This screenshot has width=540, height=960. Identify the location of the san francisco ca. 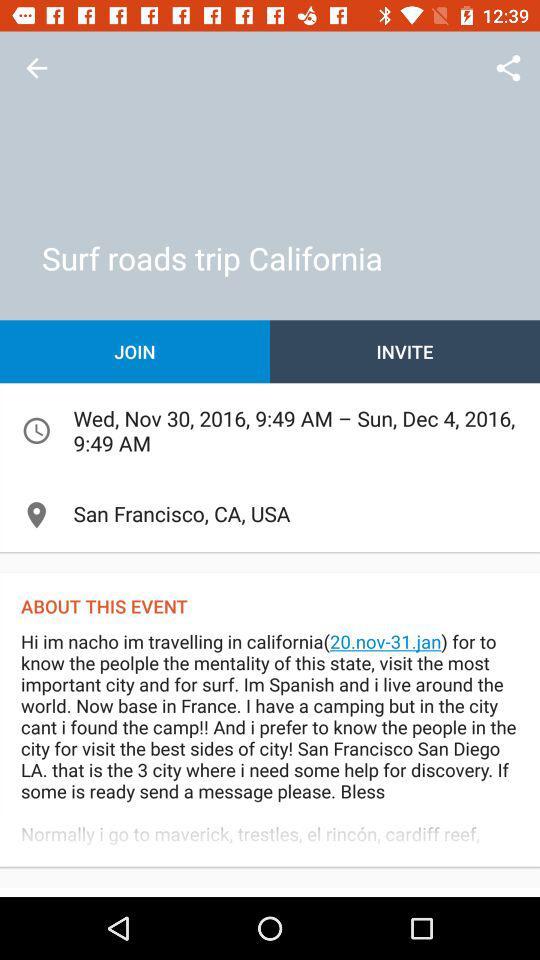
(270, 514).